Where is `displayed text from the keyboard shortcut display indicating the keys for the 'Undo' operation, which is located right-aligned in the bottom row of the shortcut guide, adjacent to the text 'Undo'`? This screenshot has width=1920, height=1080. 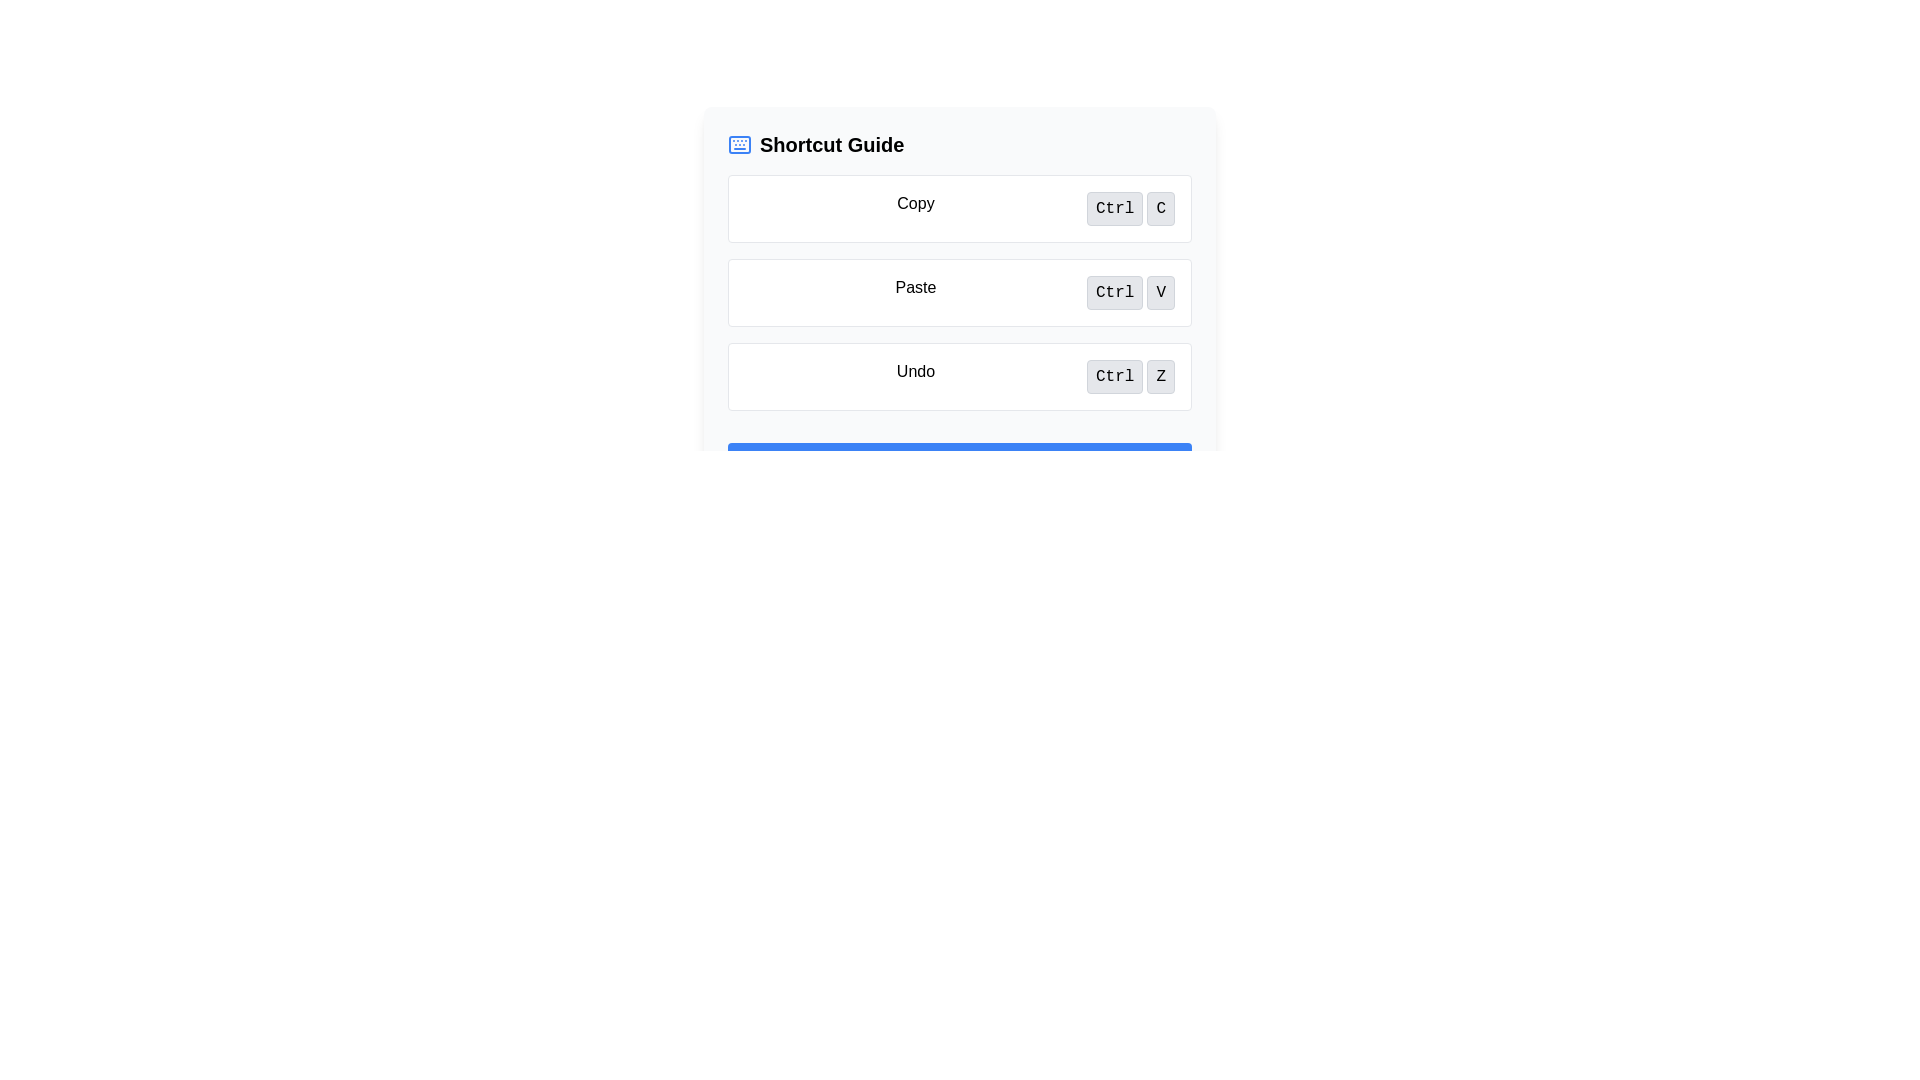
displayed text from the keyboard shortcut display indicating the keys for the 'Undo' operation, which is located right-aligned in the bottom row of the shortcut guide, adjacent to the text 'Undo' is located at coordinates (1131, 377).